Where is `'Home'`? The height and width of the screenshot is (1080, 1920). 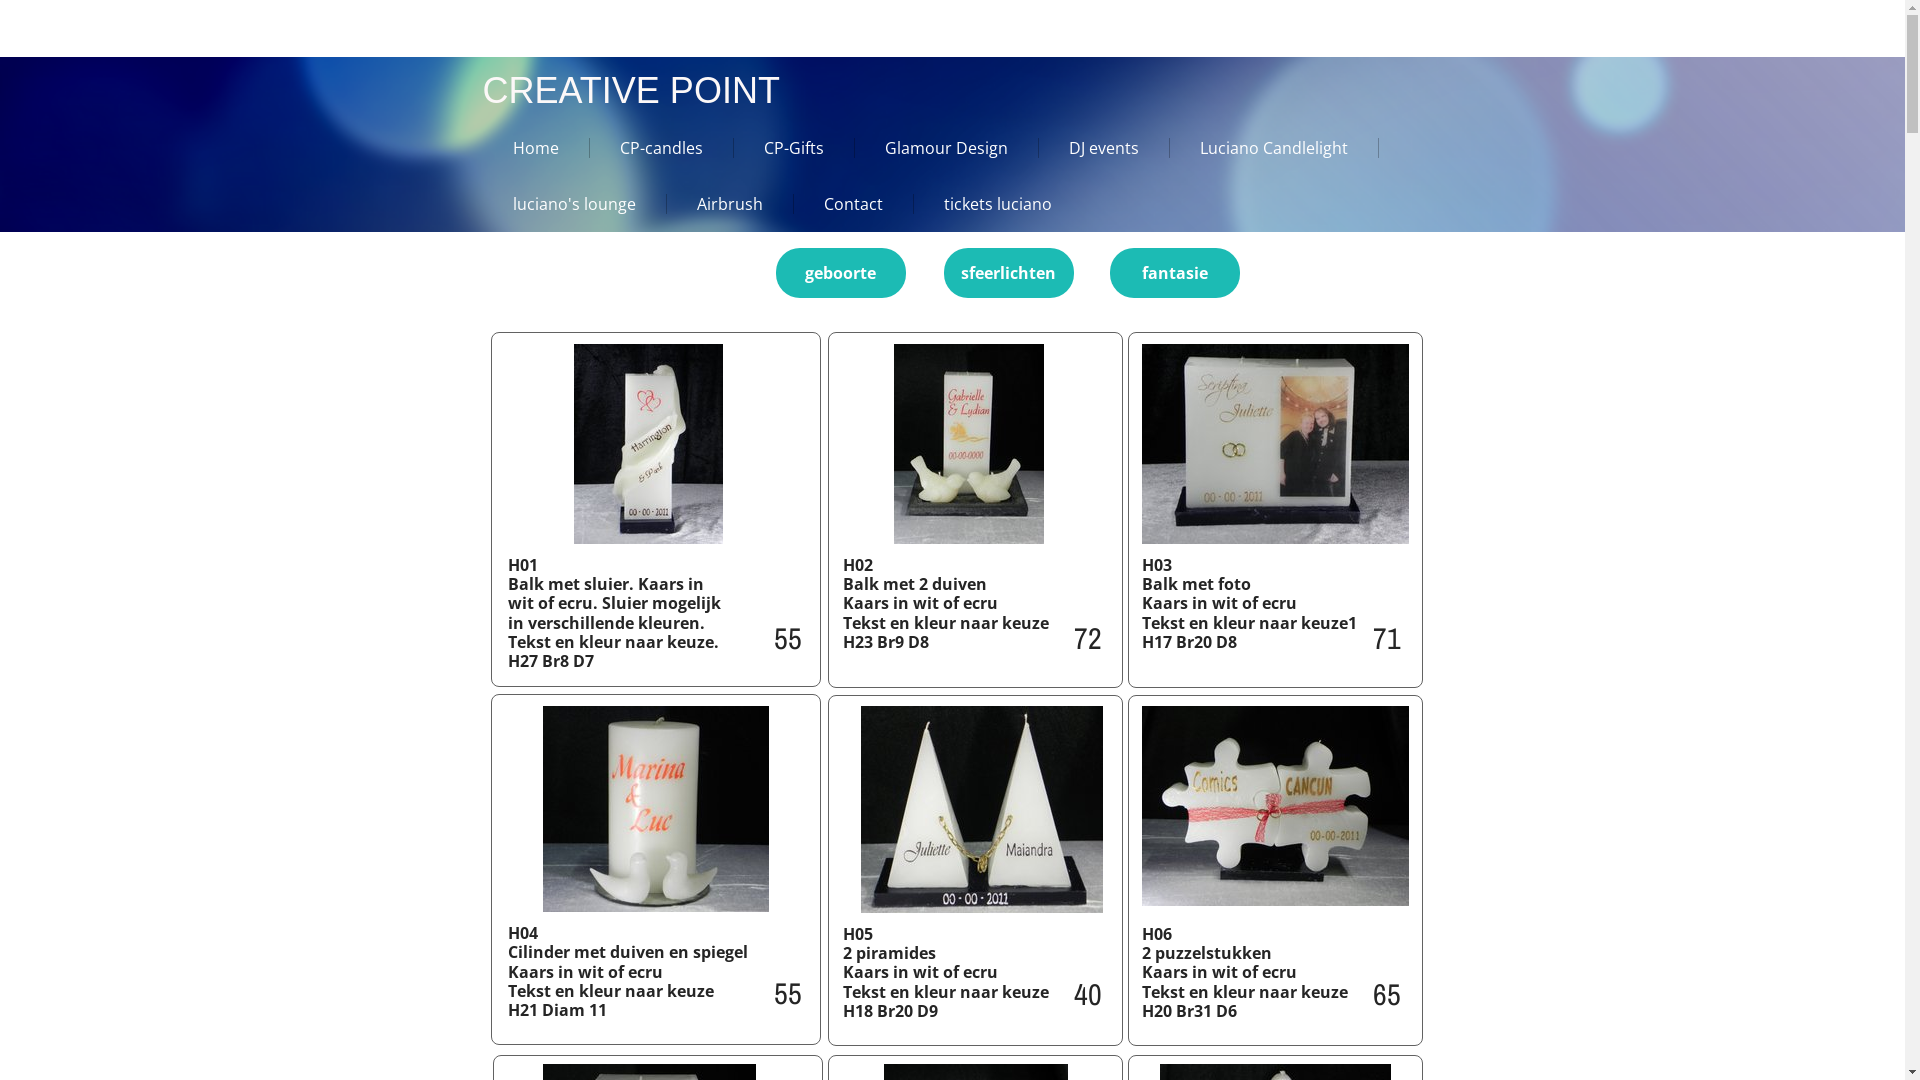
'Home' is located at coordinates (522, 146).